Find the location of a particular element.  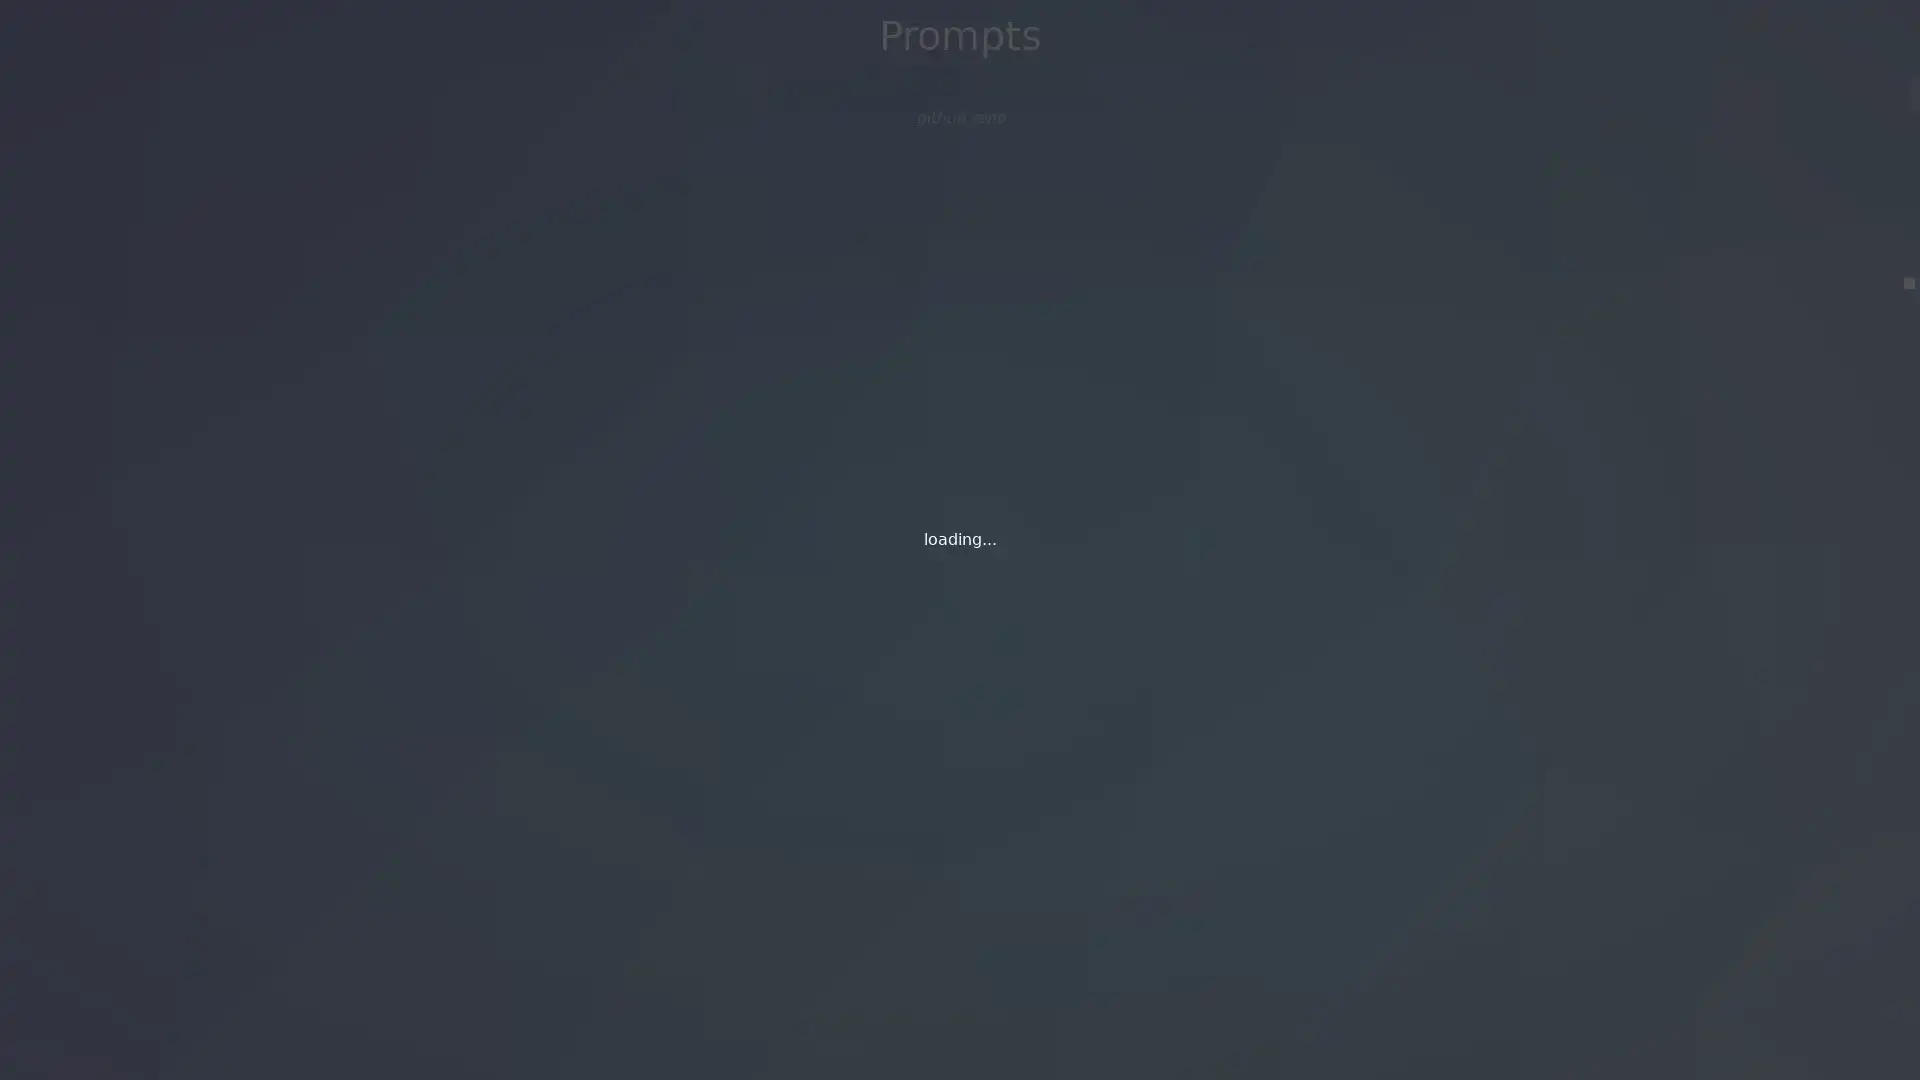

Steven Universe is located at coordinates (958, 196).